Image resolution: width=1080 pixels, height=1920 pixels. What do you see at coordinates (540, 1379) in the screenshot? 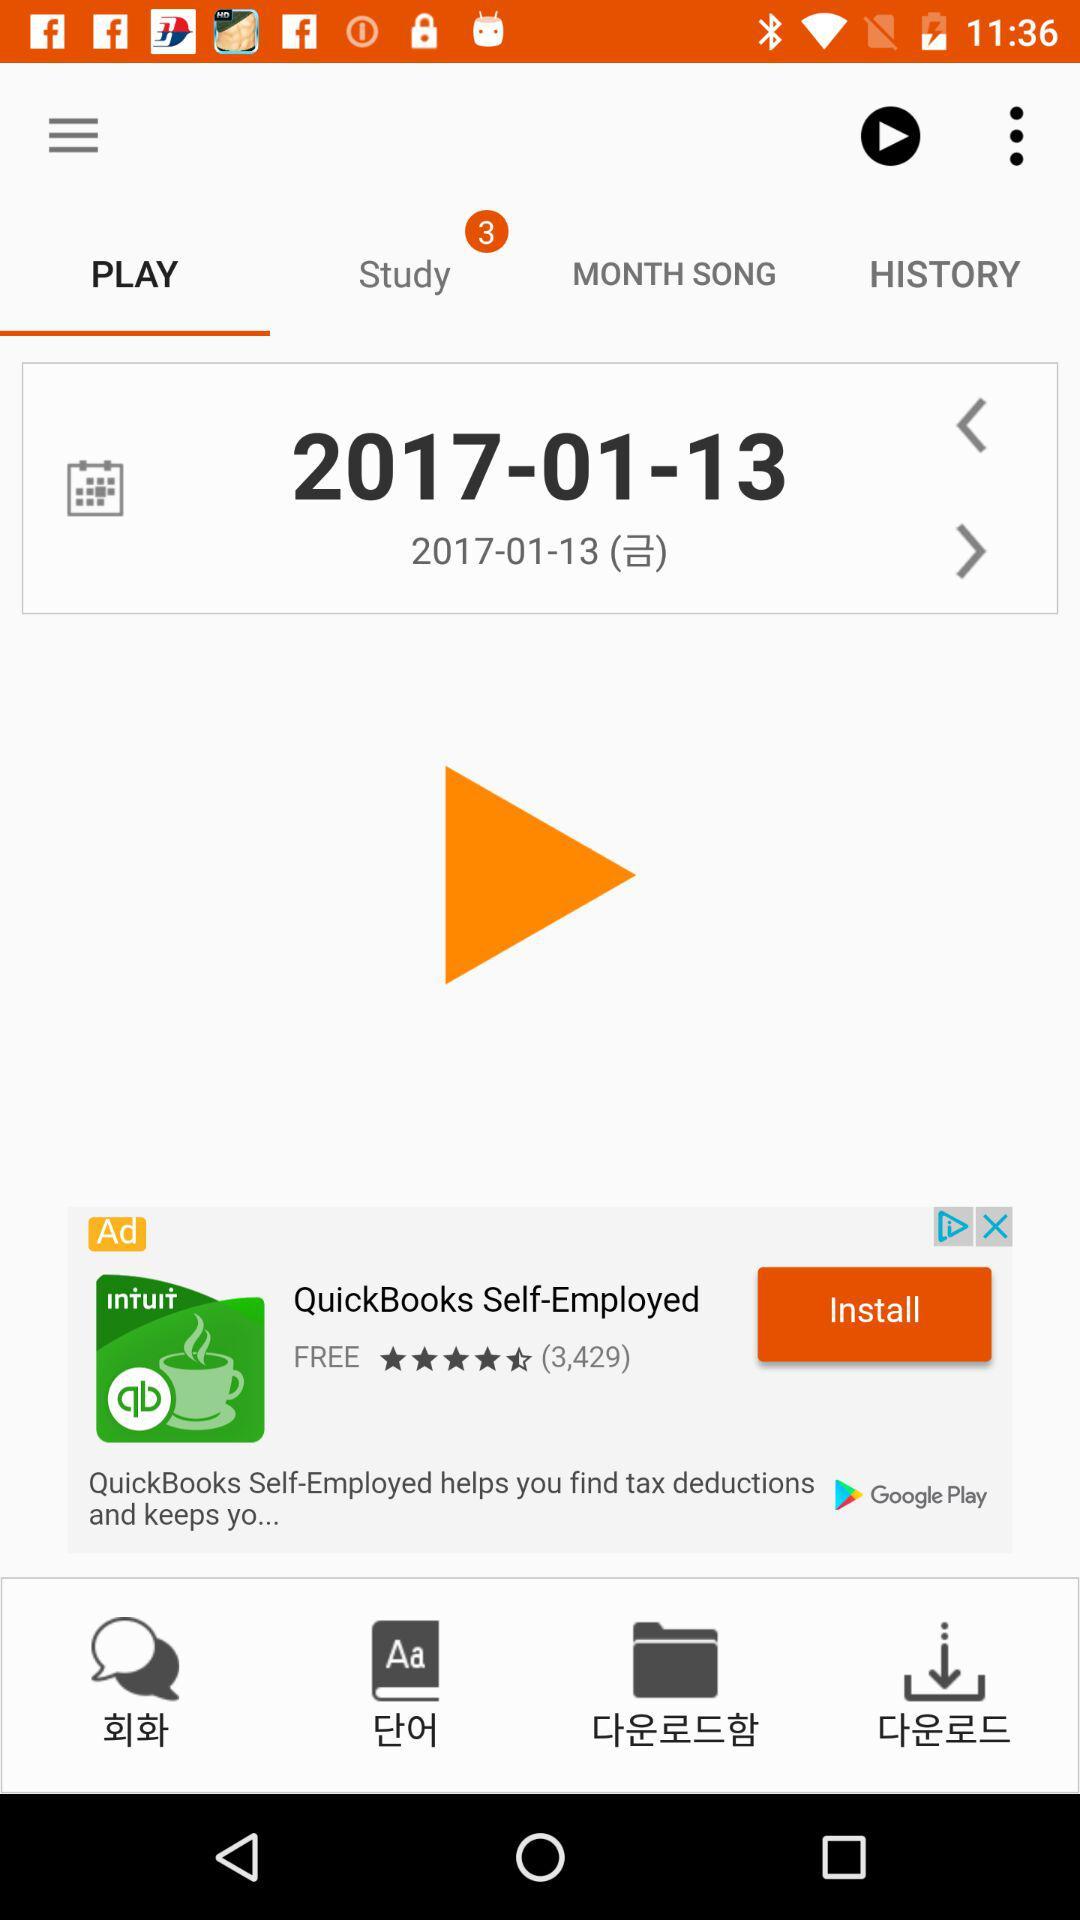
I see `click advertisement` at bounding box center [540, 1379].